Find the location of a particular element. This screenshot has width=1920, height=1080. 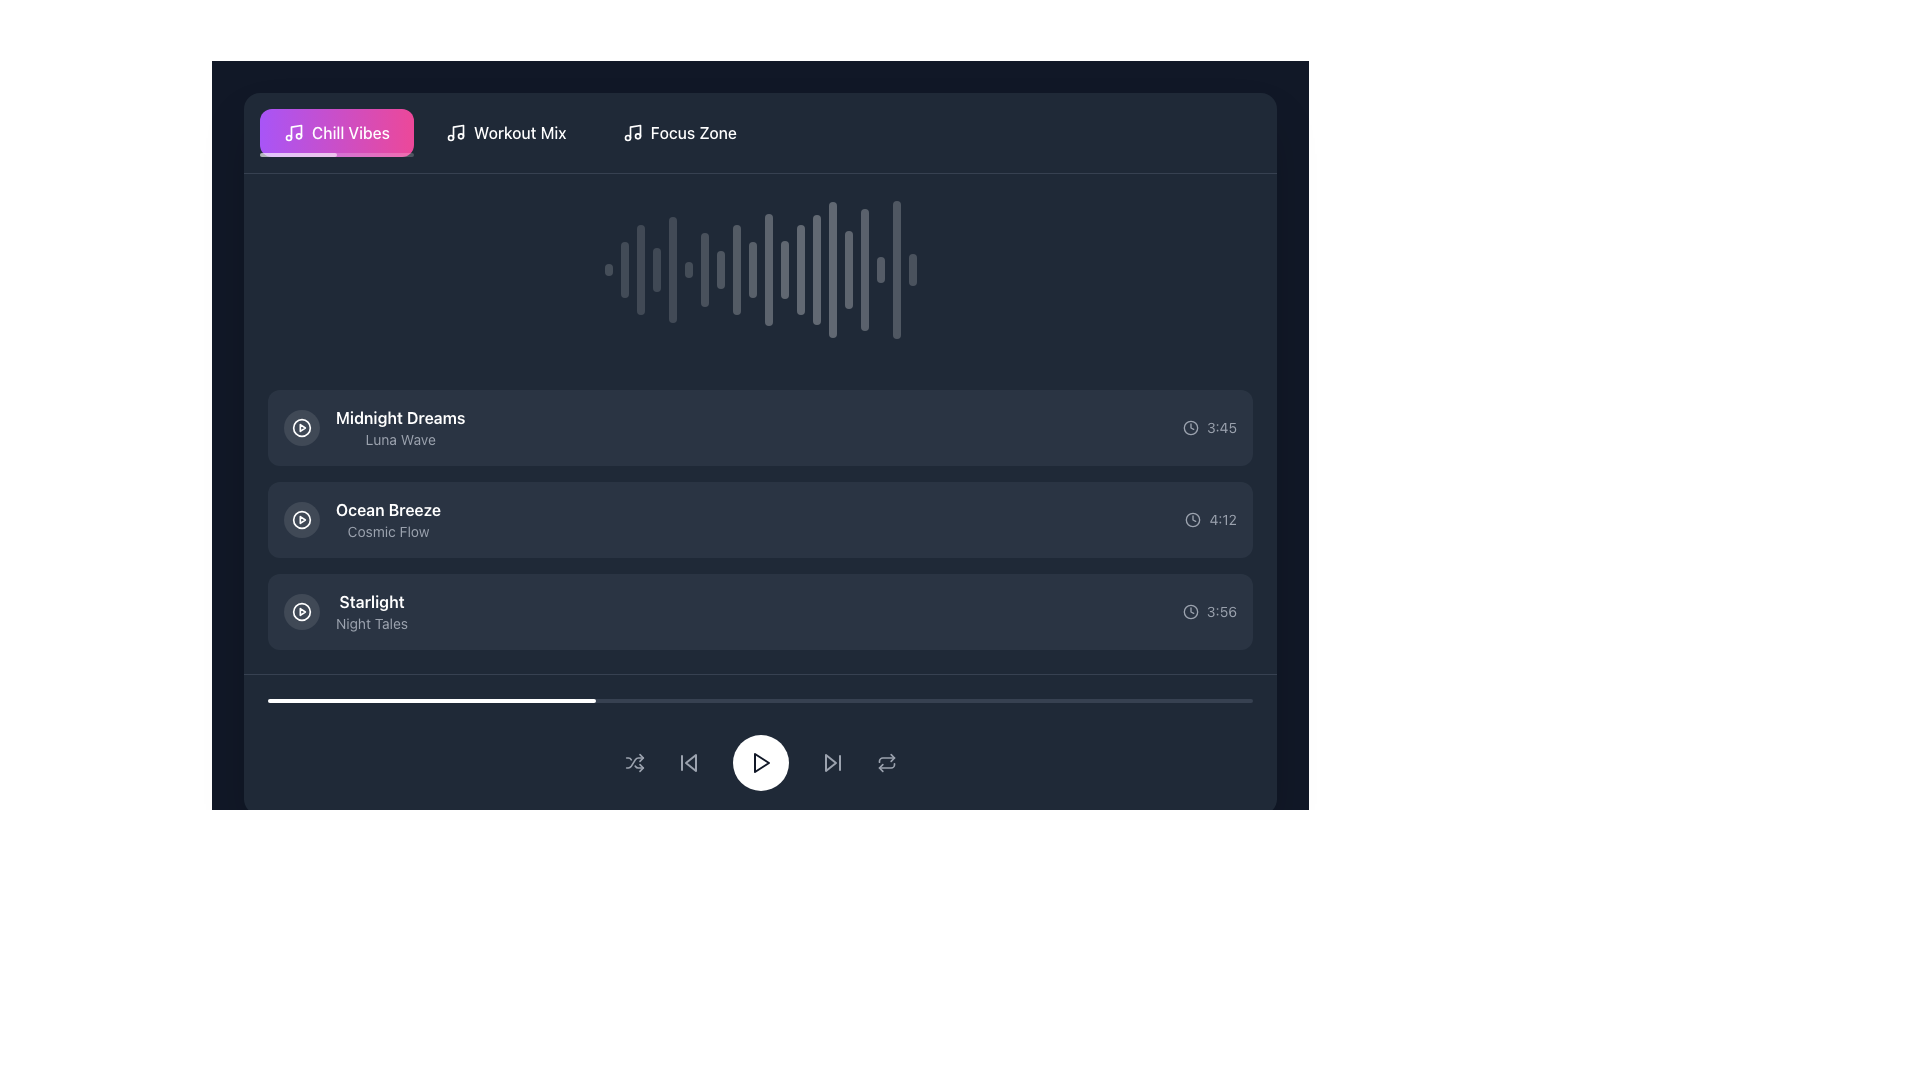

the 10th vertical bar of the dynamic waveform visualization, which represents a segment of audio playback is located at coordinates (751, 270).